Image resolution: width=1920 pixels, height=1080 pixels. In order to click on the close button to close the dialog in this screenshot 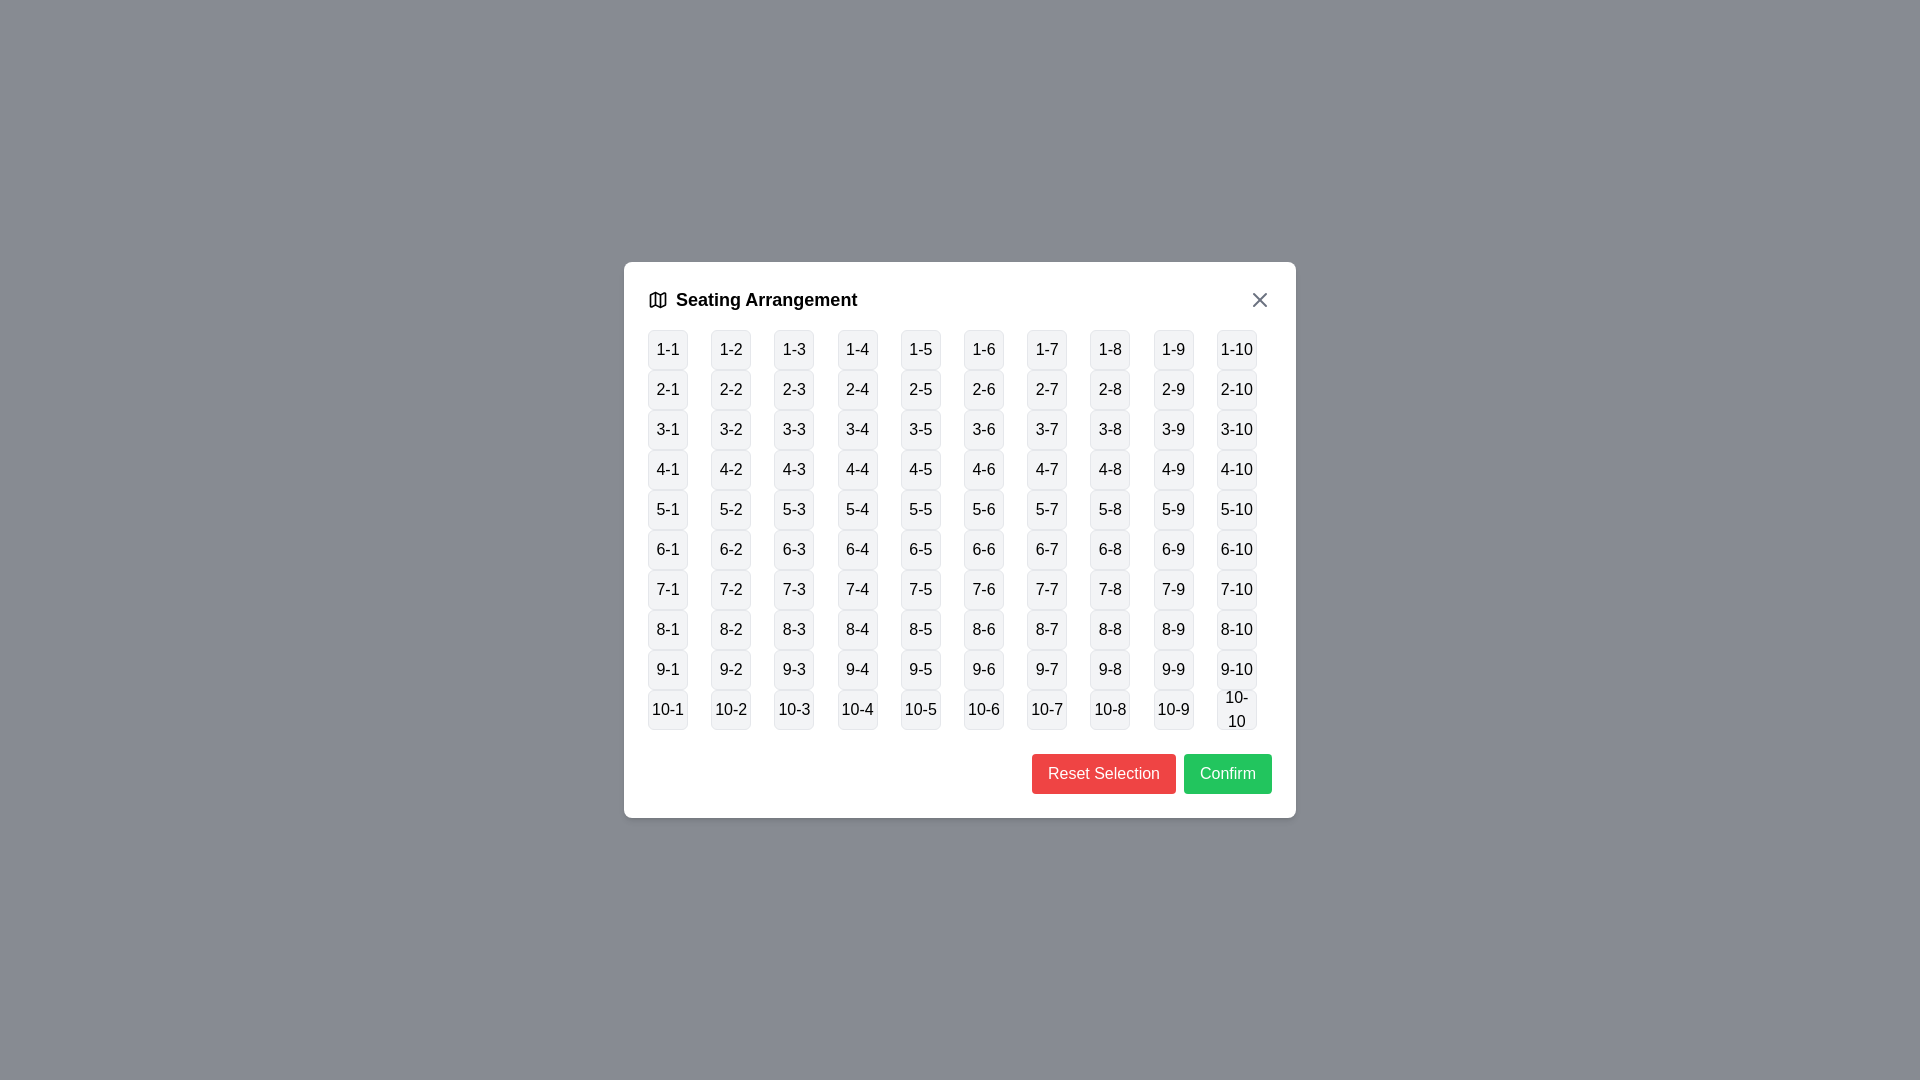, I will do `click(1258, 300)`.